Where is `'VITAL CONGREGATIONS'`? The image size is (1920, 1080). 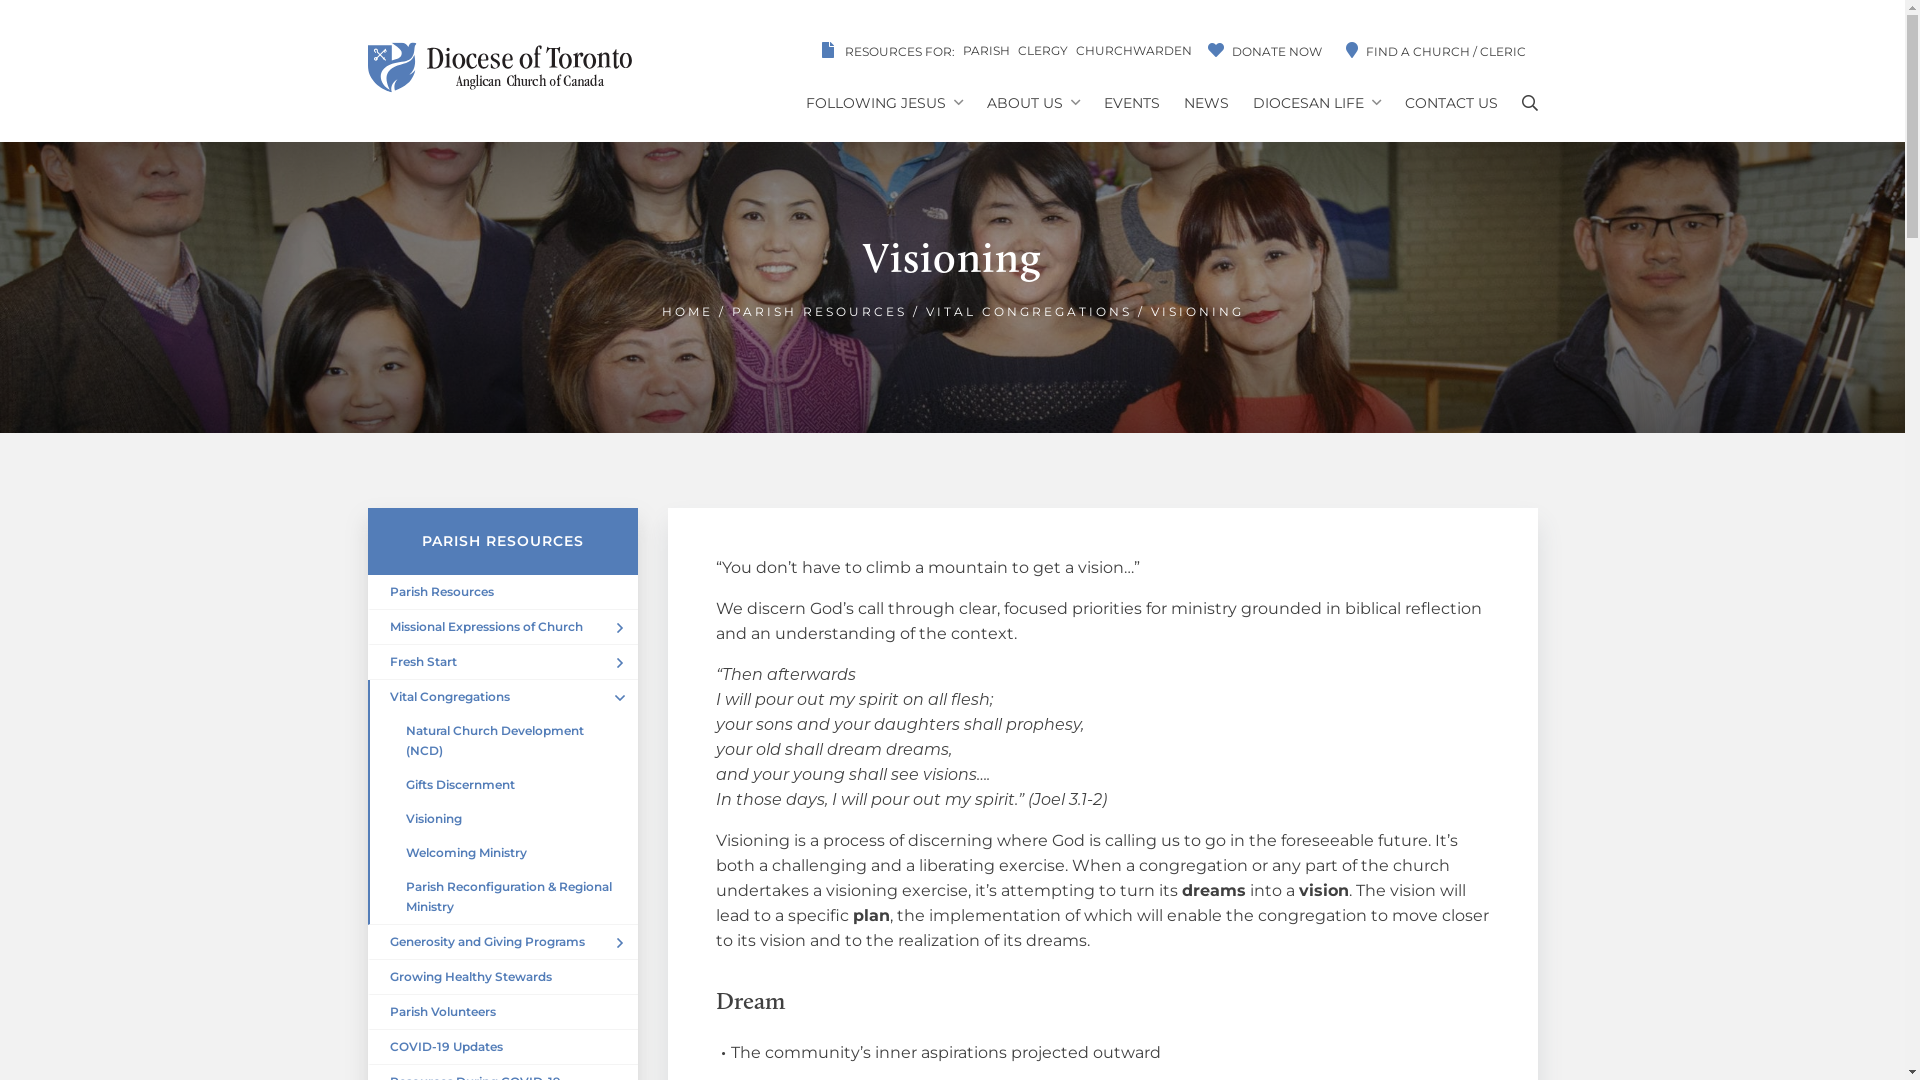 'VITAL CONGREGATIONS' is located at coordinates (1028, 311).